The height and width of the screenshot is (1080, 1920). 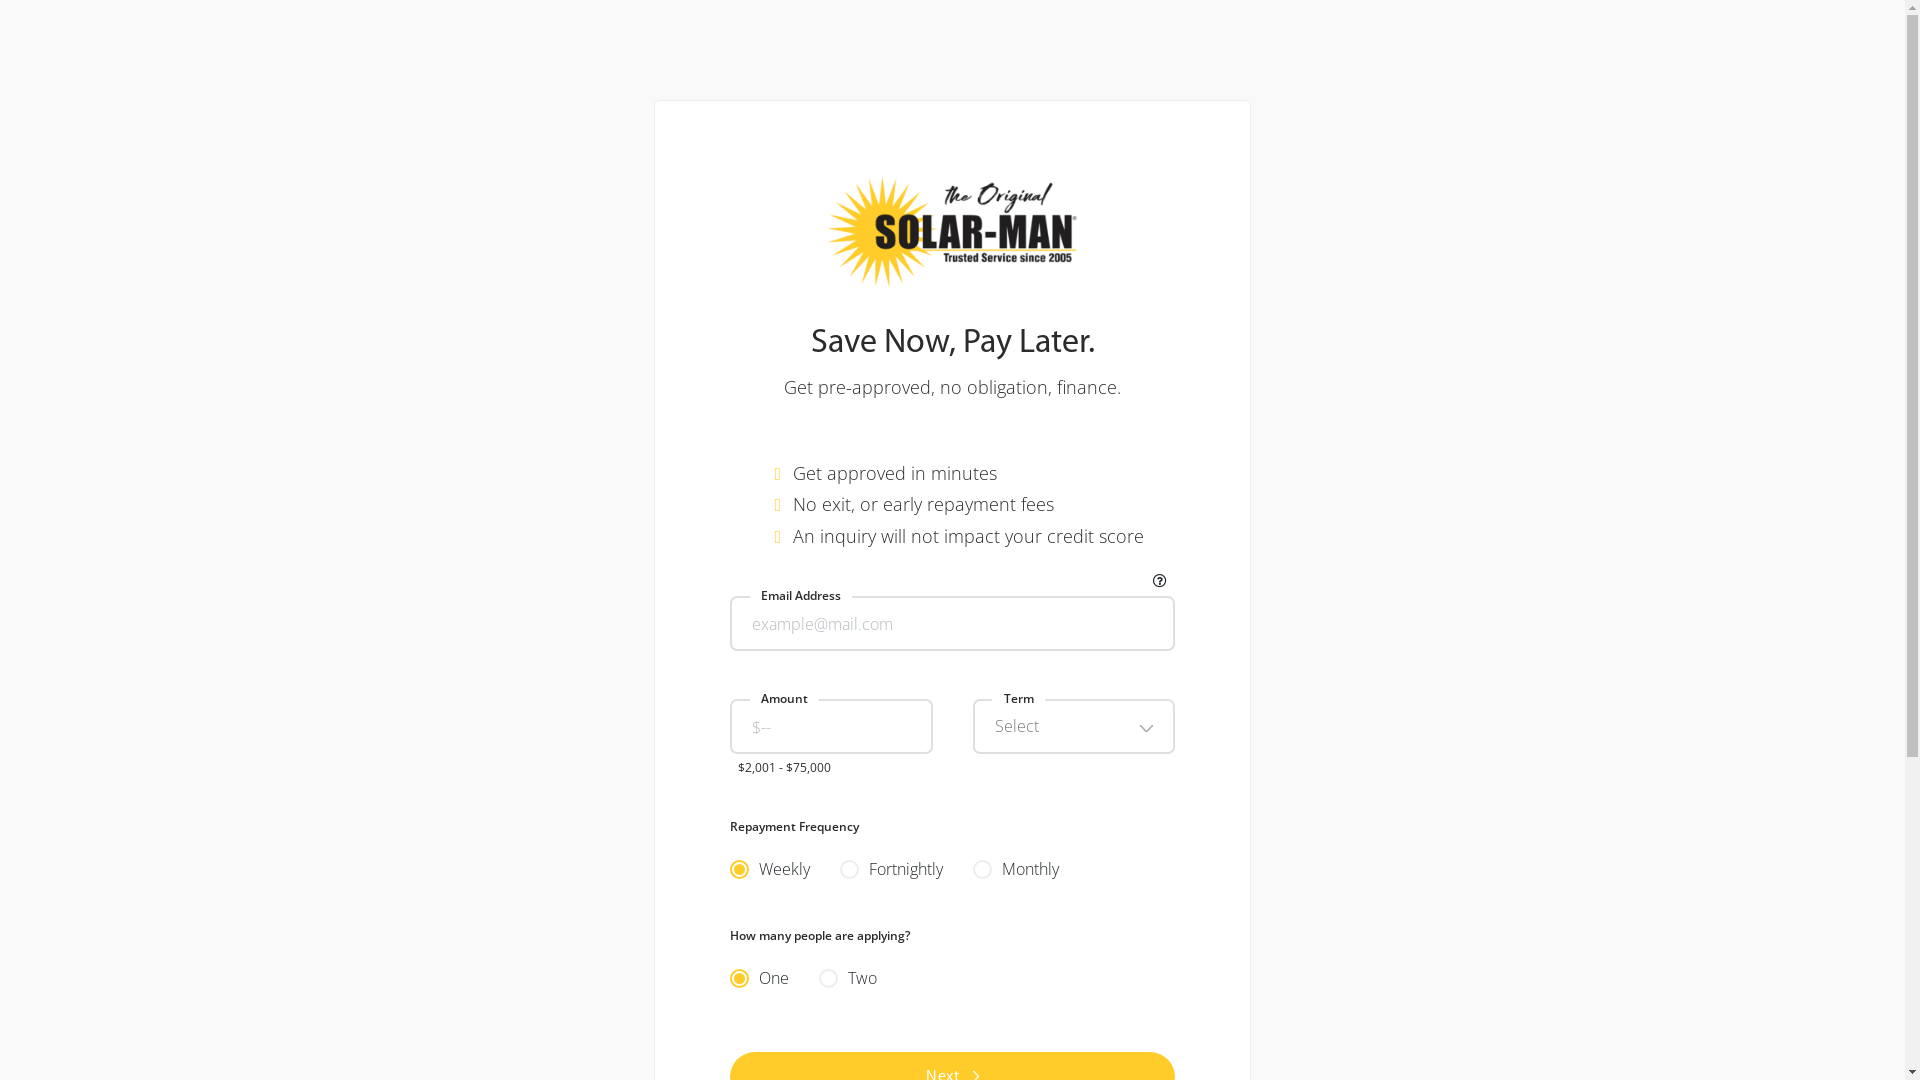 What do you see at coordinates (971, 726) in the screenshot?
I see `'Select'` at bounding box center [971, 726].